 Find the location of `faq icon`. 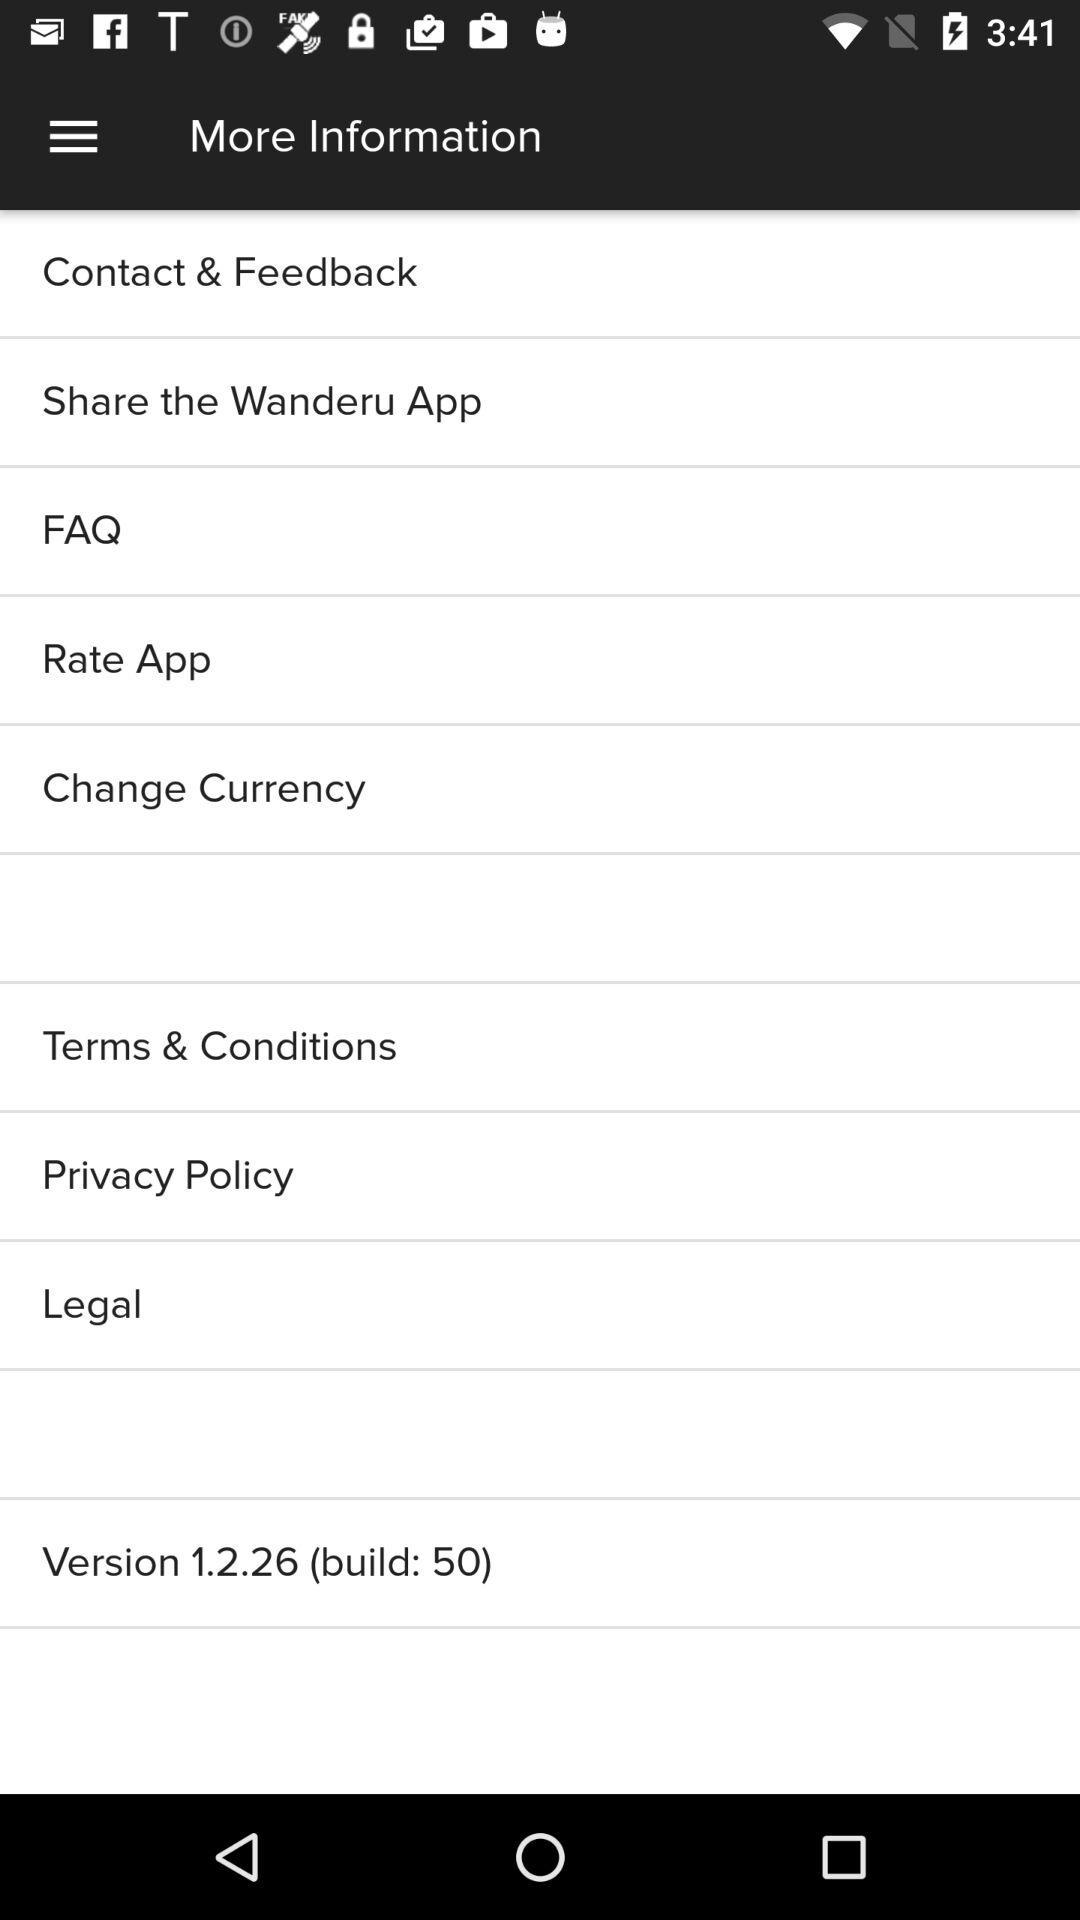

faq icon is located at coordinates (540, 531).